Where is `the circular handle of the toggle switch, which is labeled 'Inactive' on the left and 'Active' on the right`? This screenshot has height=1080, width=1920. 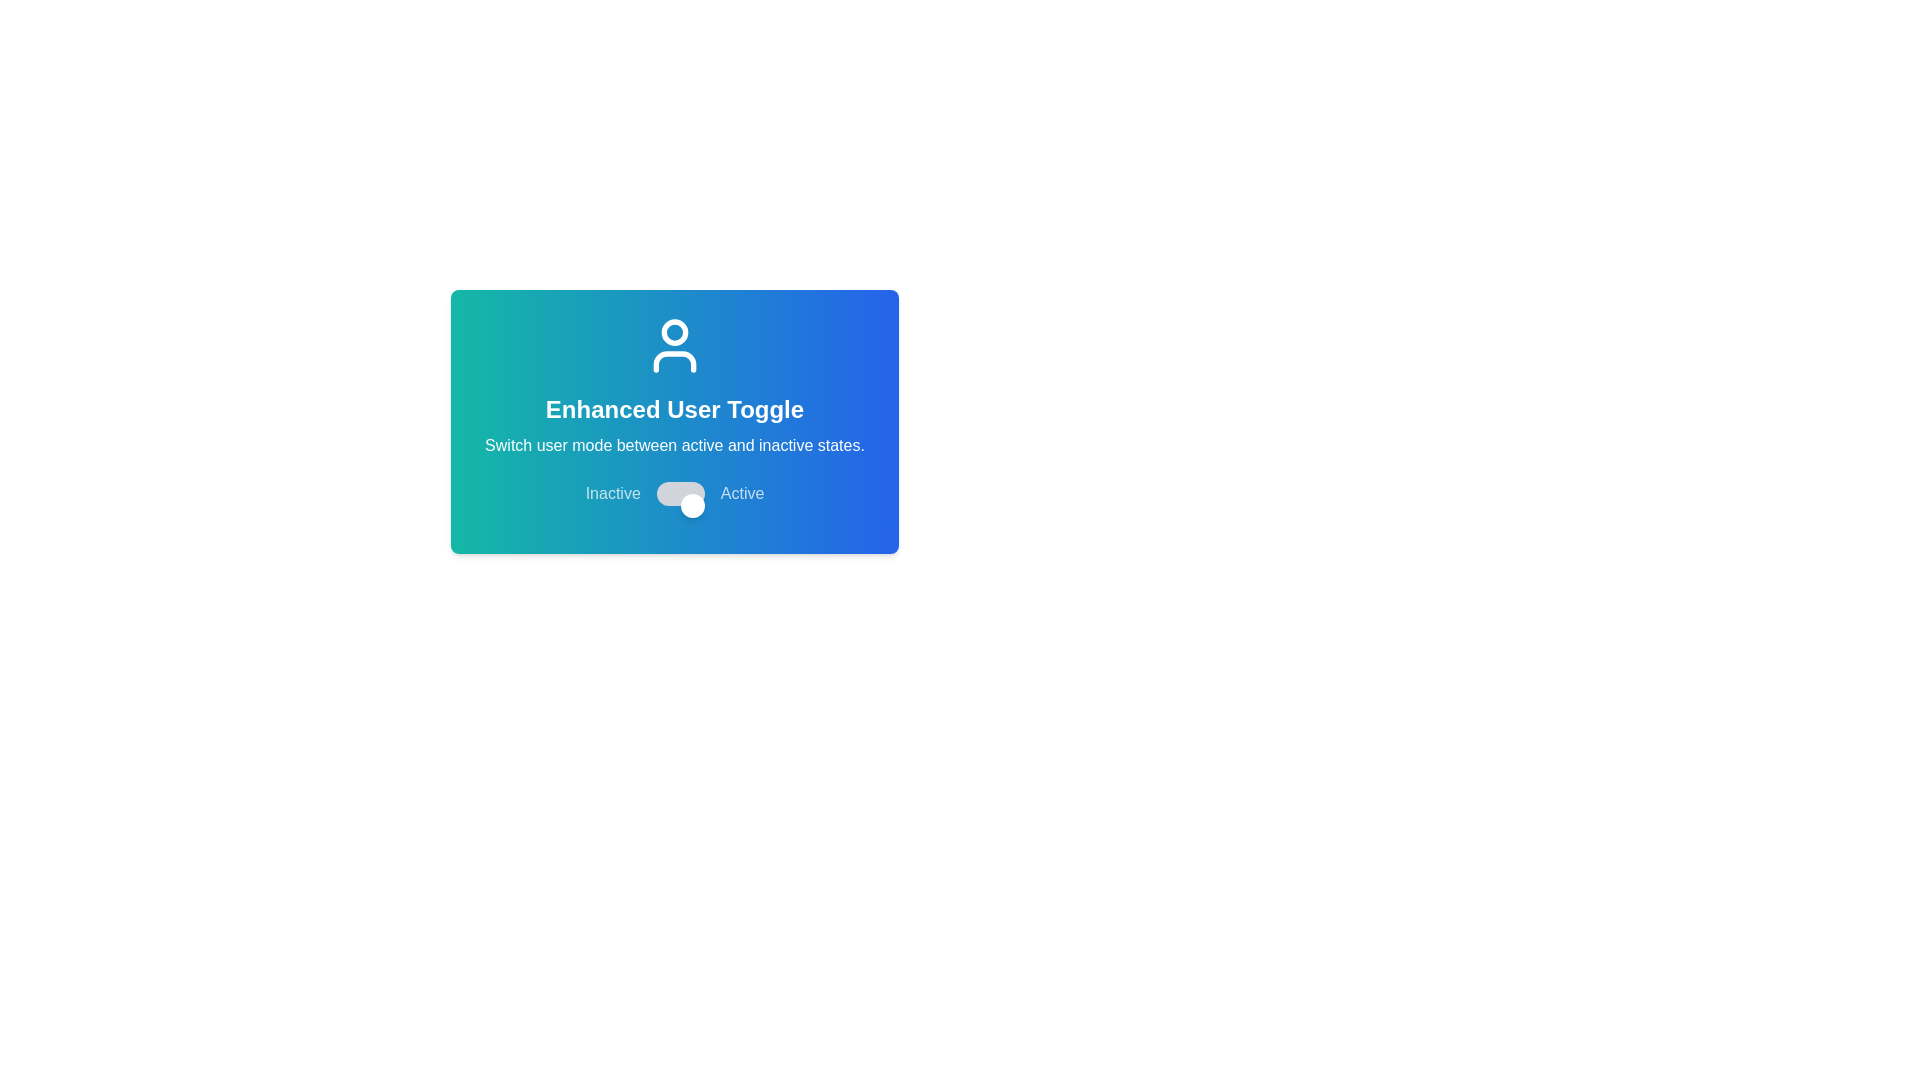
the circular handle of the toggle switch, which is labeled 'Inactive' on the left and 'Active' on the right is located at coordinates (692, 504).